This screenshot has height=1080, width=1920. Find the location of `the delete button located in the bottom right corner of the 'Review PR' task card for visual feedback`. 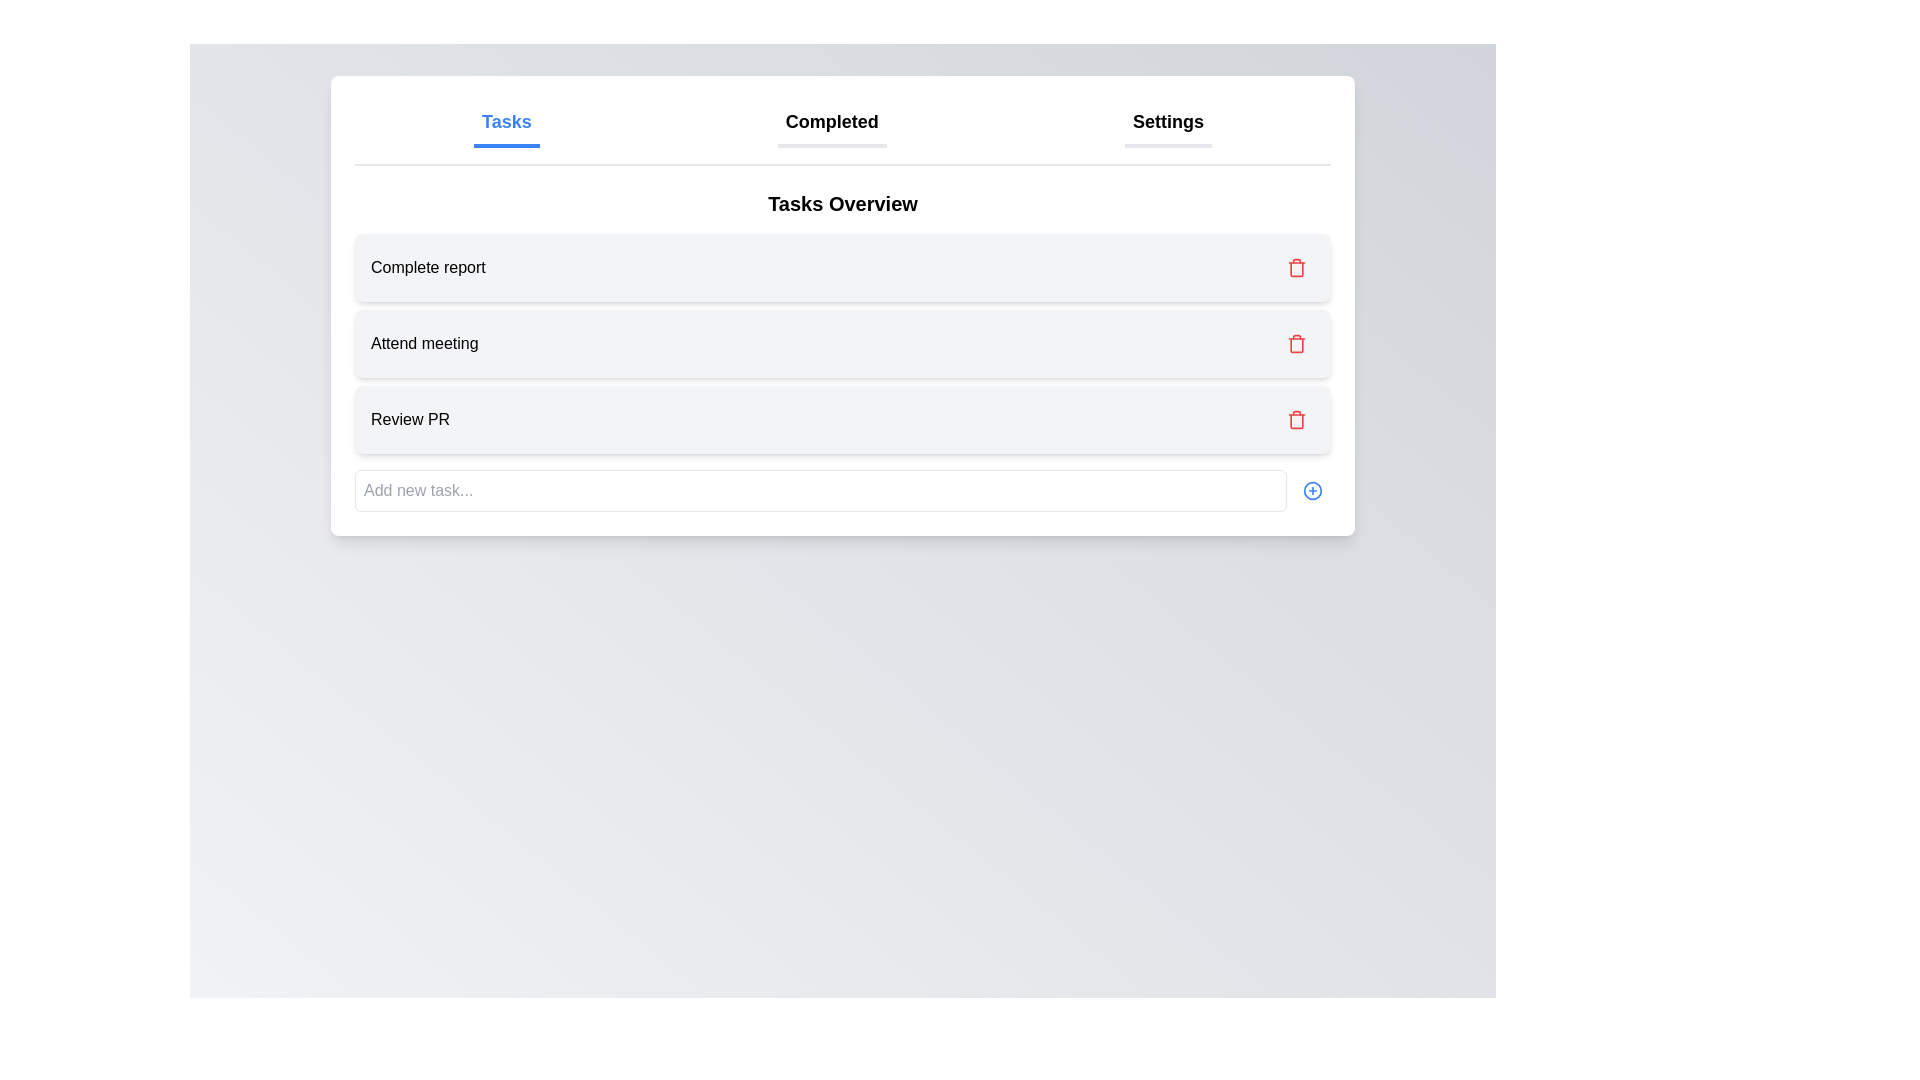

the delete button located in the bottom right corner of the 'Review PR' task card for visual feedback is located at coordinates (1296, 419).